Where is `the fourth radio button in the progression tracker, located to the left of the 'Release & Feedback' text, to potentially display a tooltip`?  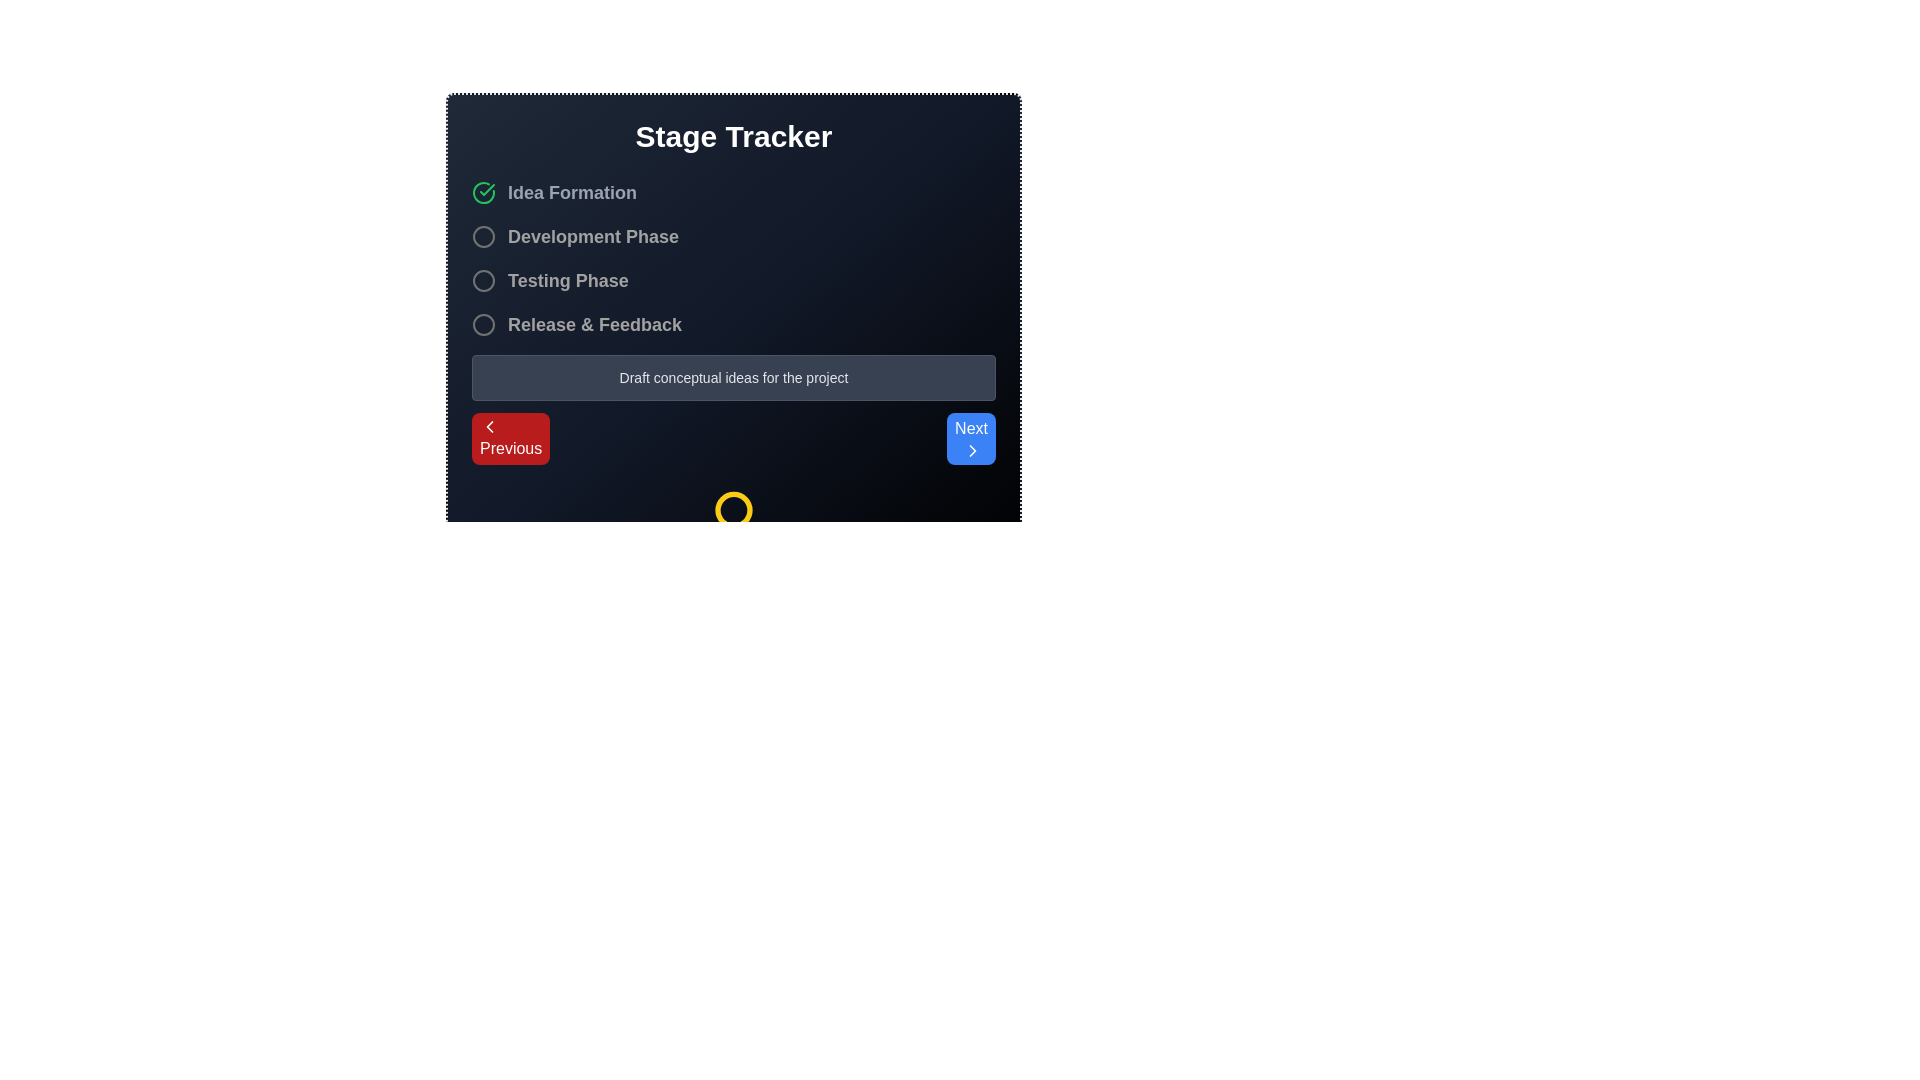
the fourth radio button in the progression tracker, located to the left of the 'Release & Feedback' text, to potentially display a tooltip is located at coordinates (484, 323).